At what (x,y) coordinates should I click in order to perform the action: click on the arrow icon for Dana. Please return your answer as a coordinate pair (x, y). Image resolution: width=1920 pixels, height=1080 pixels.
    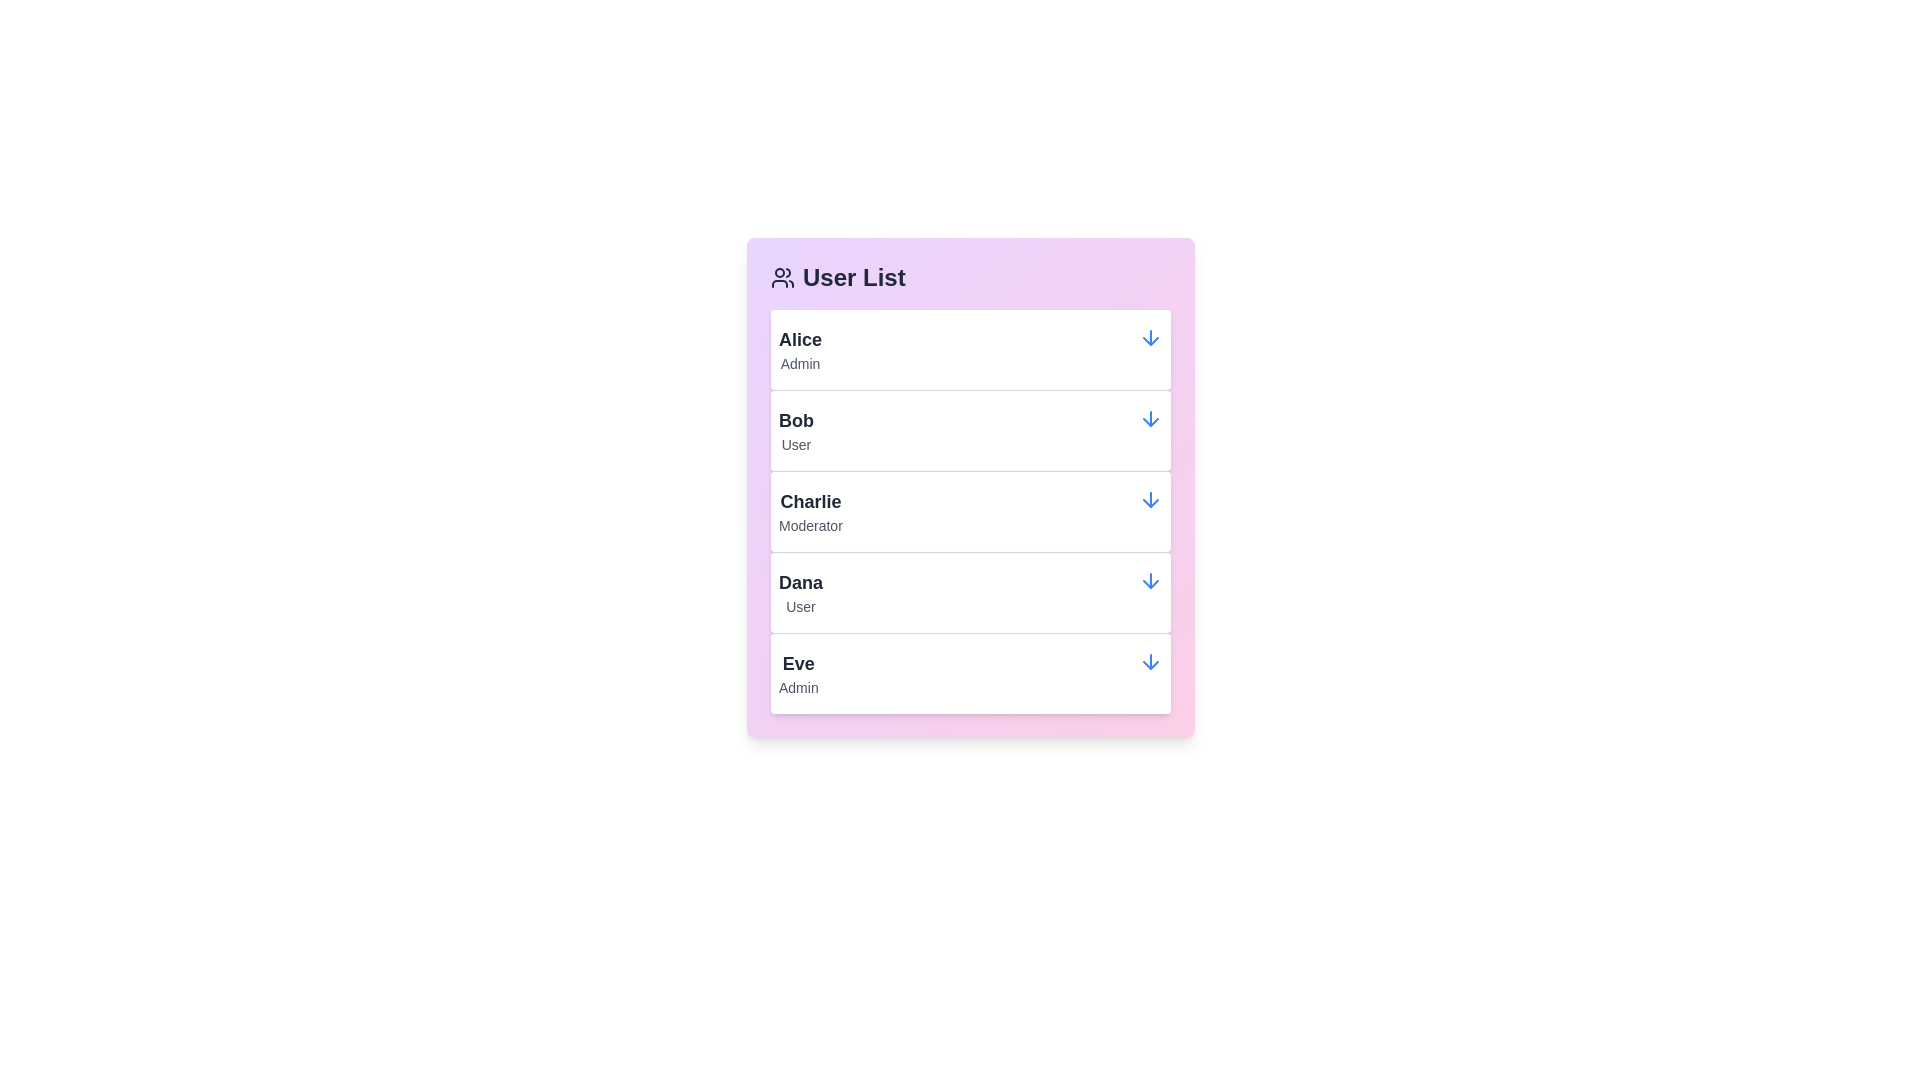
    Looking at the image, I should click on (1151, 581).